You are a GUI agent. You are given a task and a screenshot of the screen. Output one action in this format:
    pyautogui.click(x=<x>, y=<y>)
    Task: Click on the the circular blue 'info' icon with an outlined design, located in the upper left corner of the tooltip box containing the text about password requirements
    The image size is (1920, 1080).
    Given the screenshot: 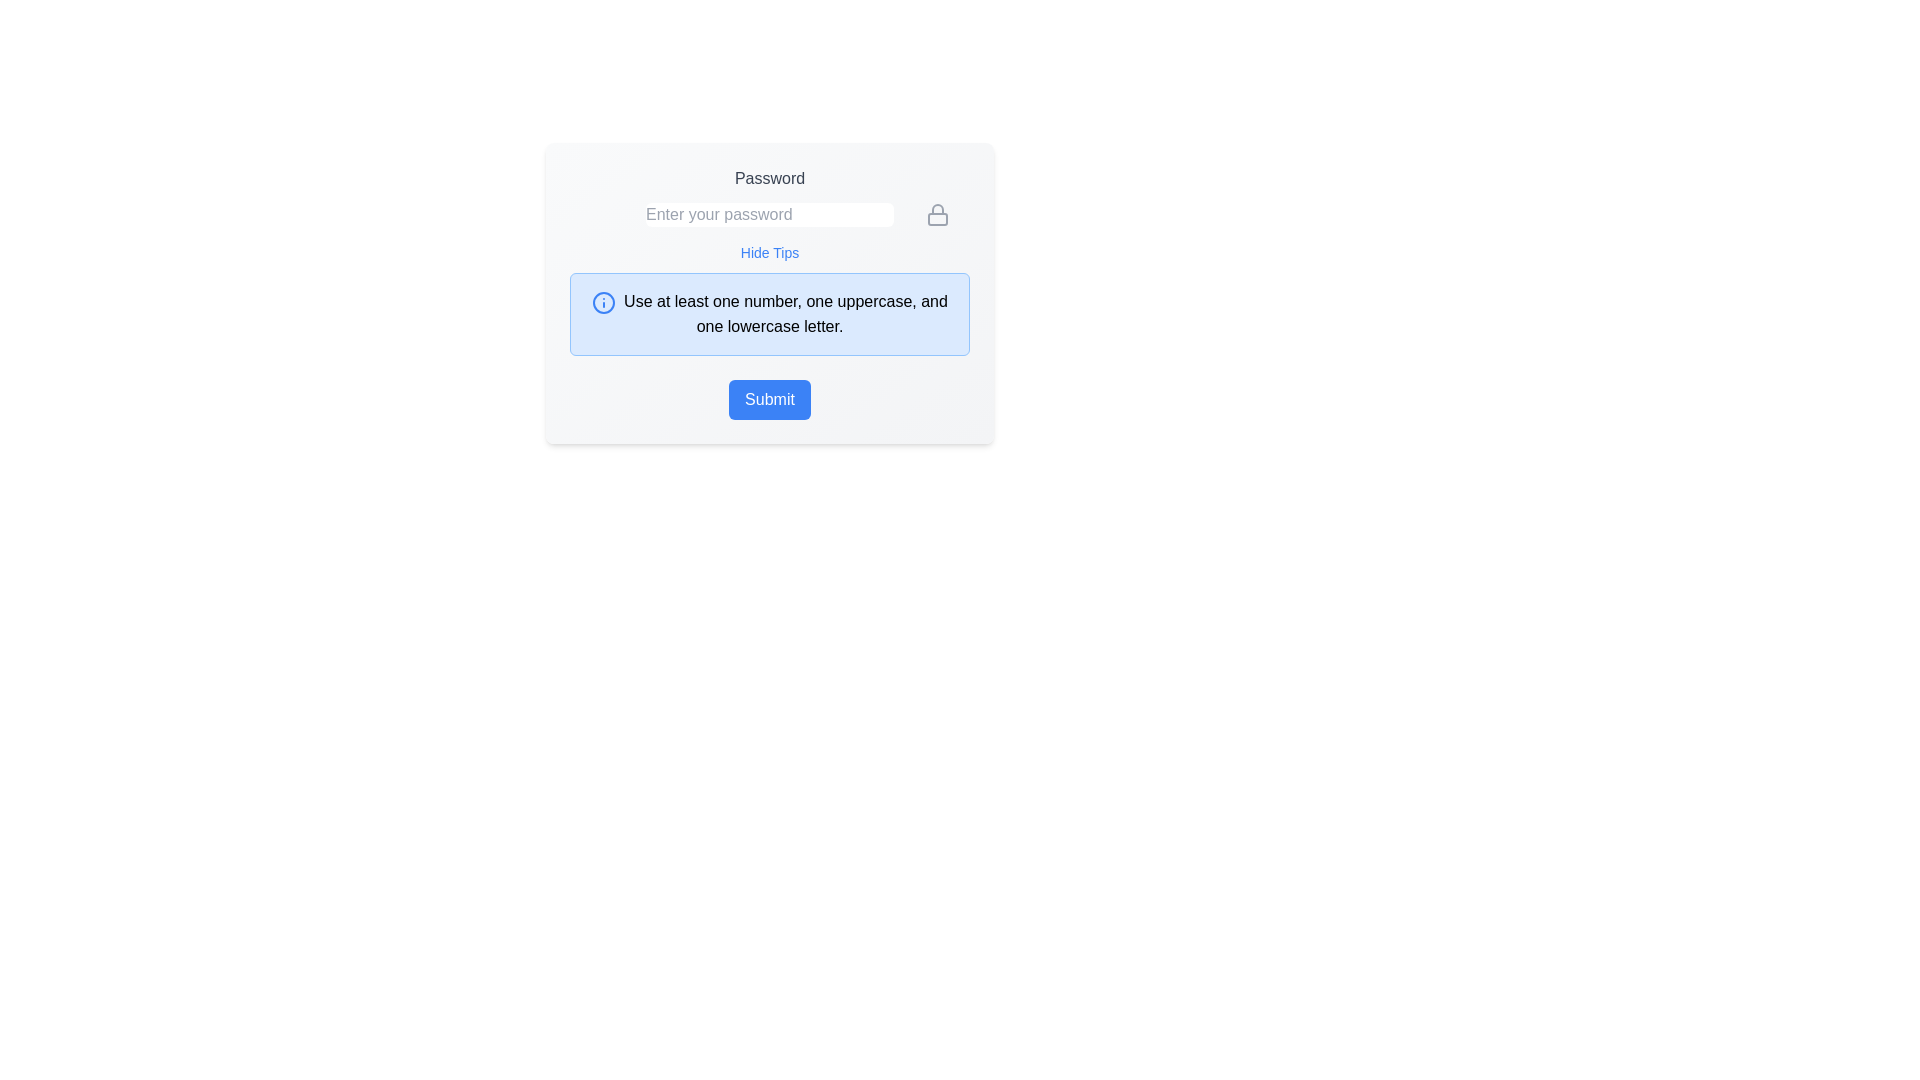 What is the action you would take?
    pyautogui.click(x=603, y=302)
    